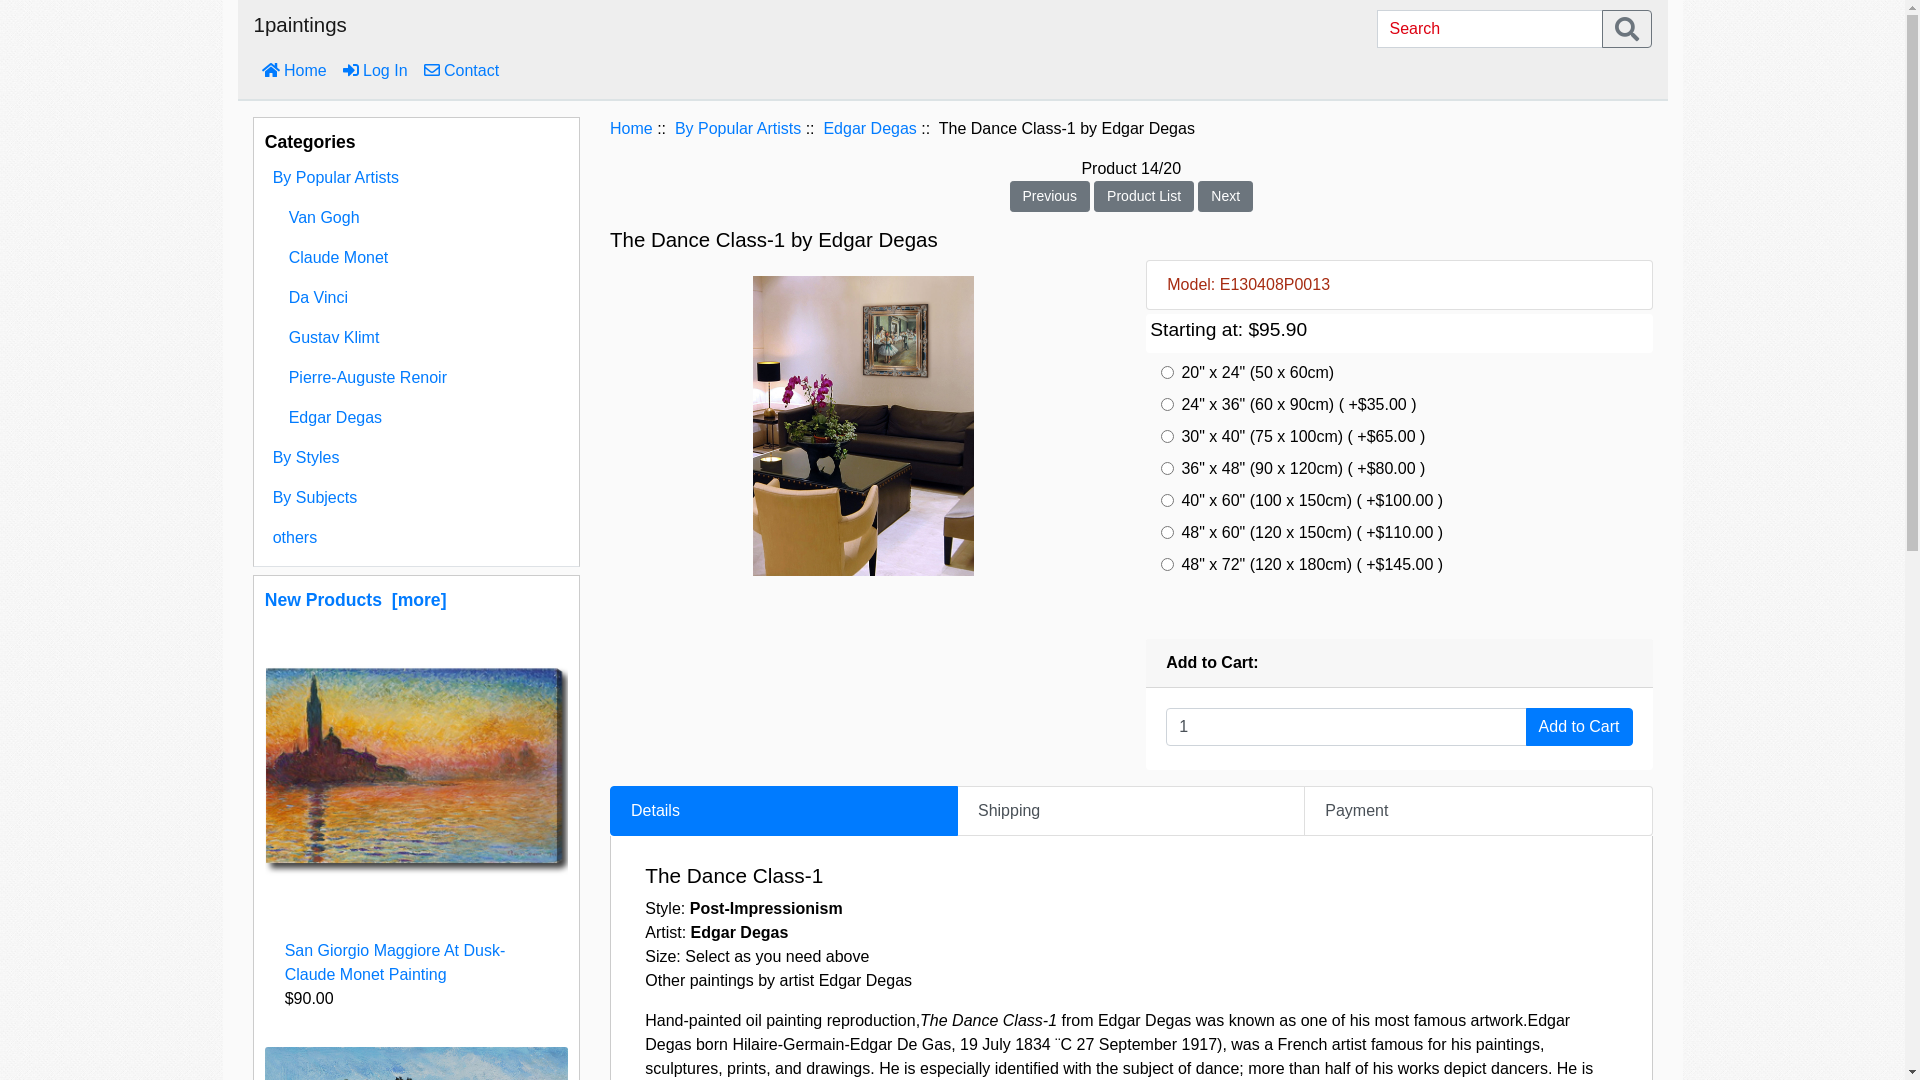 The width and height of the screenshot is (1920, 1080). What do you see at coordinates (355, 599) in the screenshot?
I see `'New Products  [more]'` at bounding box center [355, 599].